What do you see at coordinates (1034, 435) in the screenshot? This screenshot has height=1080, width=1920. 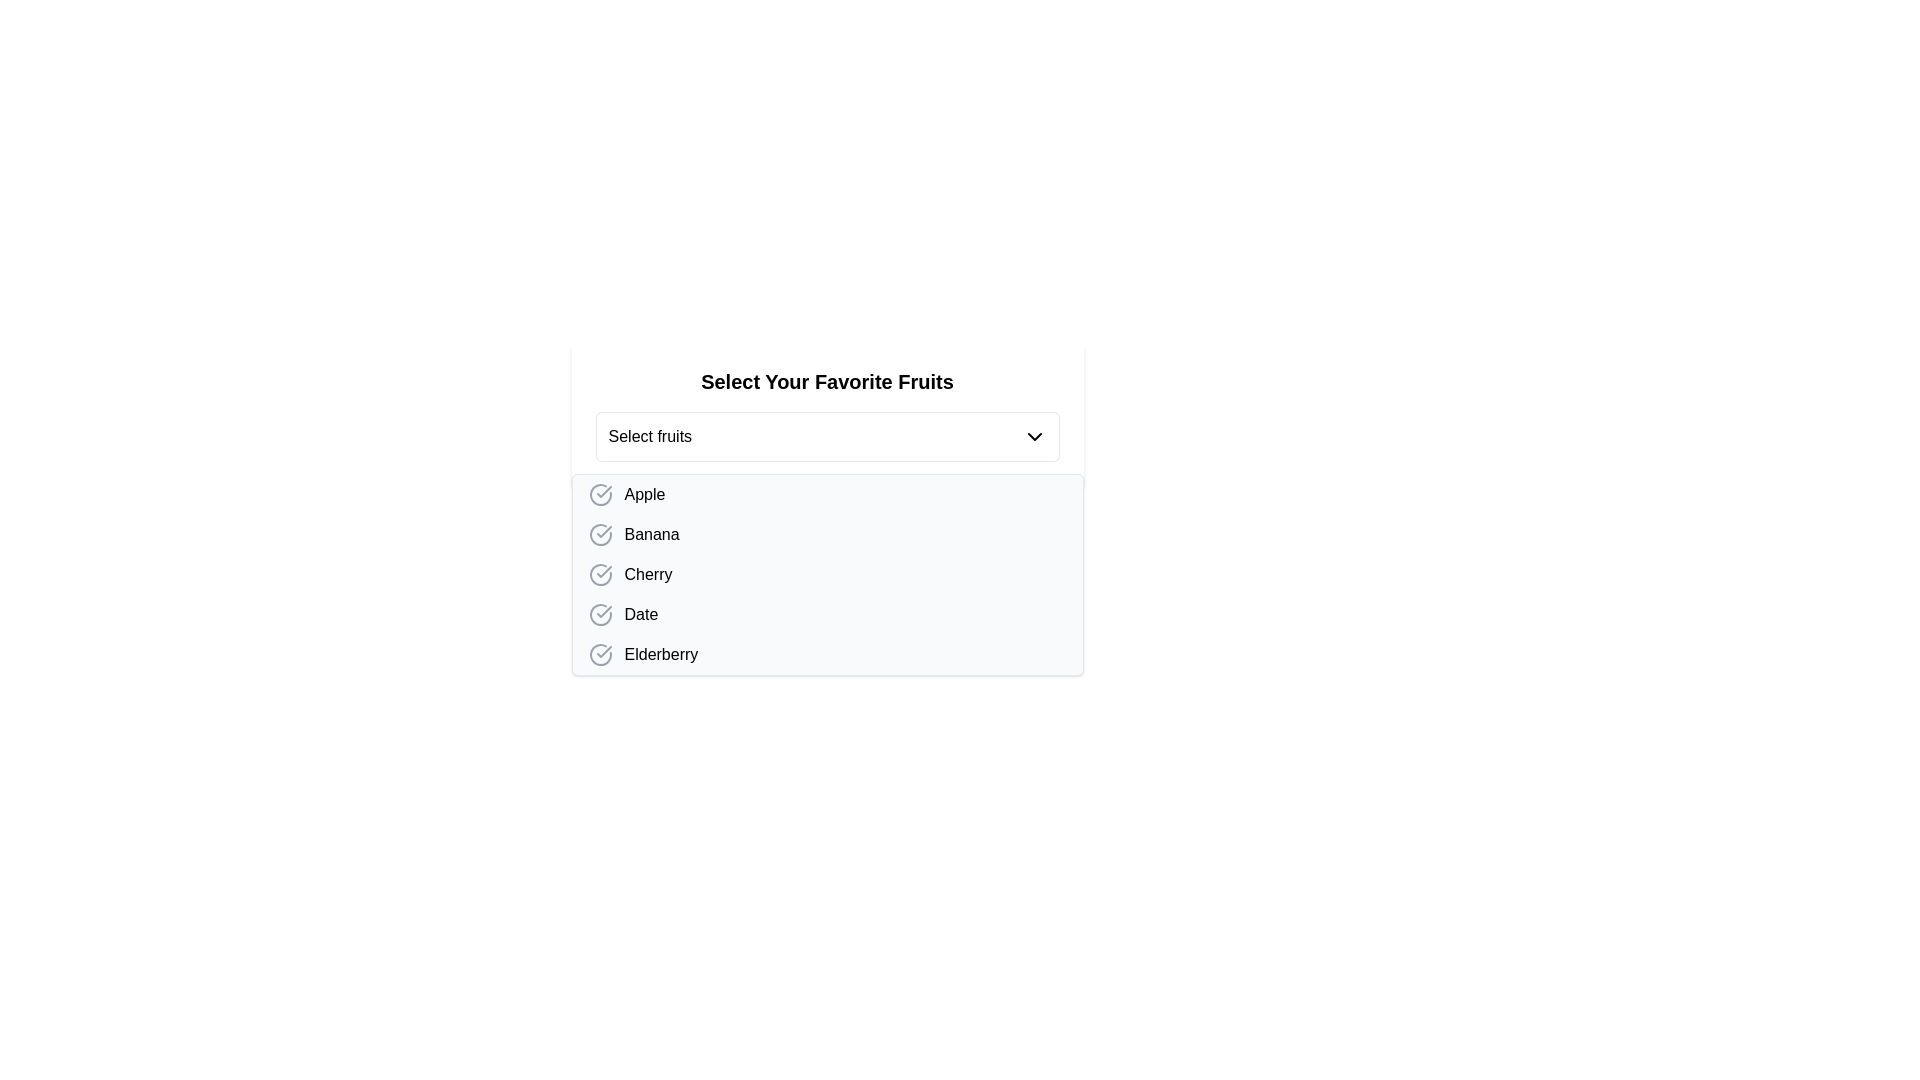 I see `the downward-pointing chevron icon on the right side of the 'Select fruits' dropdown menu` at bounding box center [1034, 435].